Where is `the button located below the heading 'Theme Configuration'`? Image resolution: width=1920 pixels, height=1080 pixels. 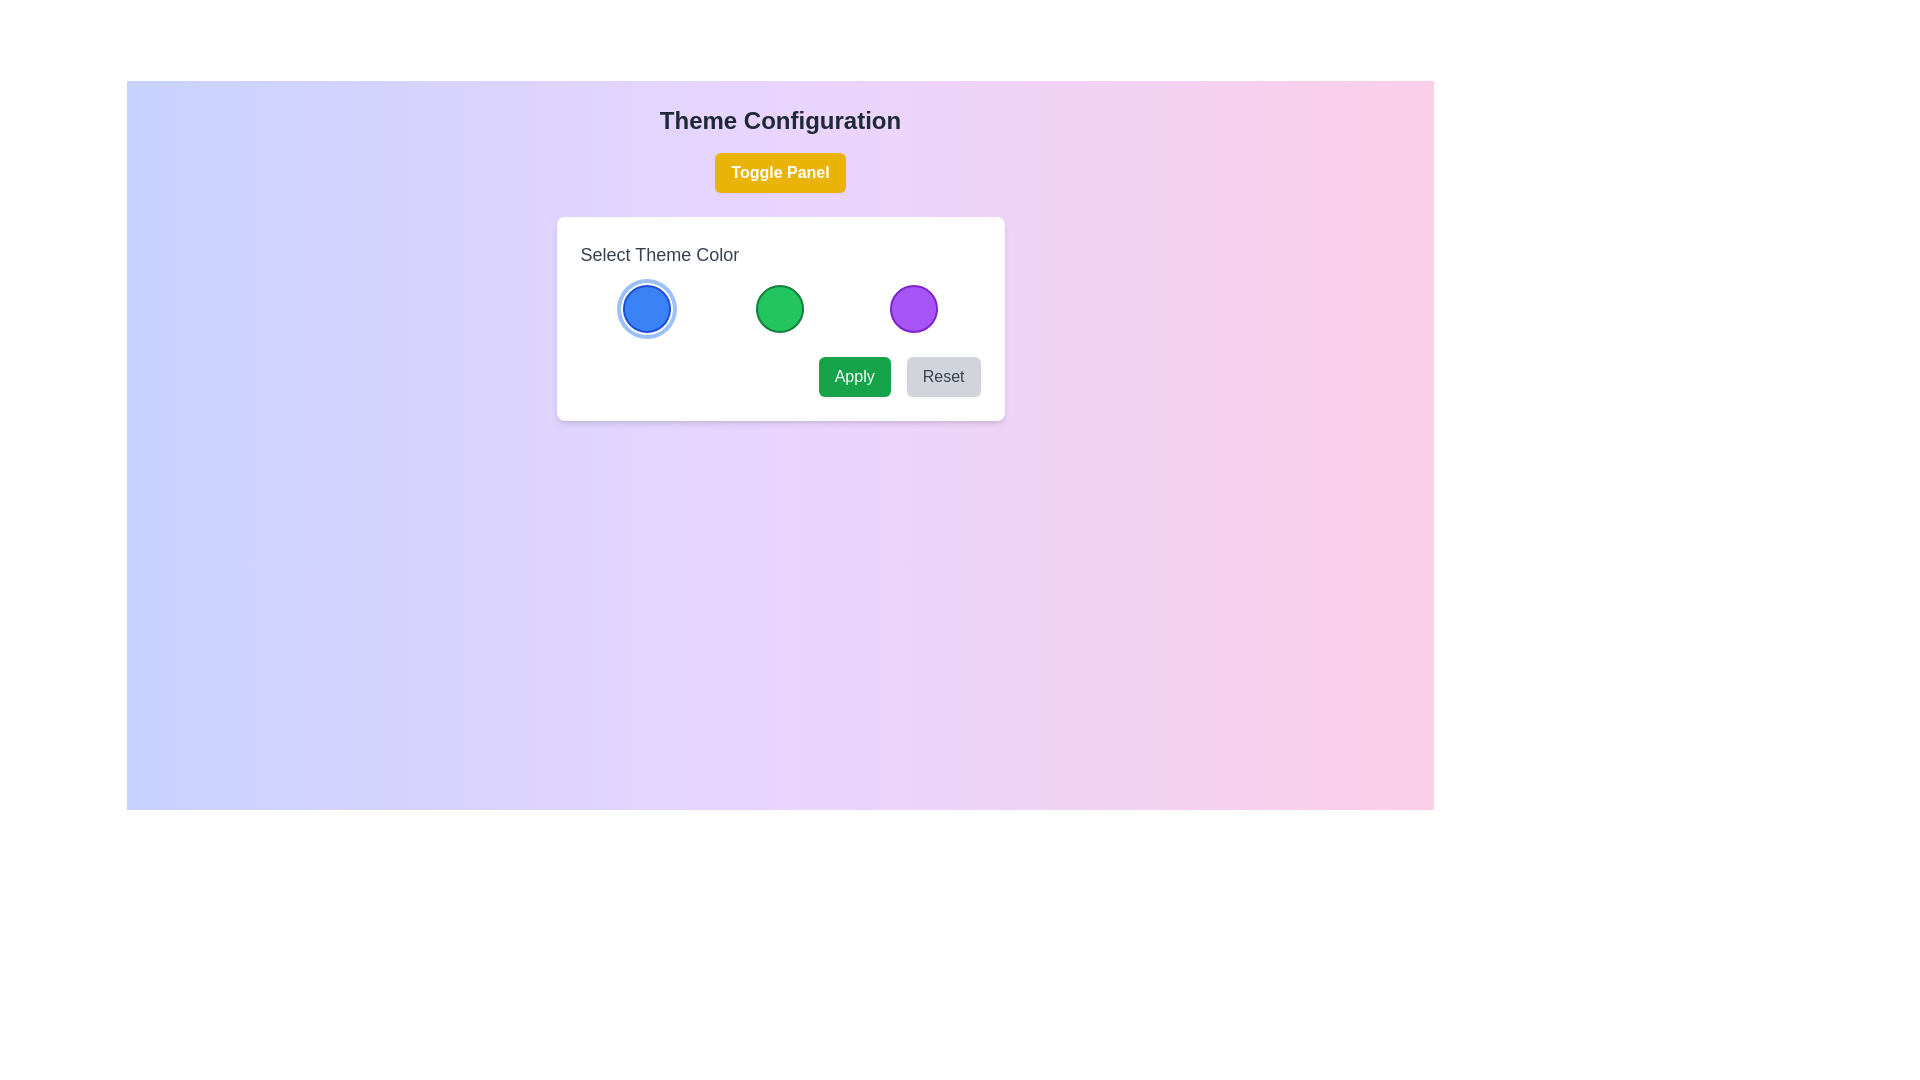 the button located below the heading 'Theme Configuration' is located at coordinates (779, 172).